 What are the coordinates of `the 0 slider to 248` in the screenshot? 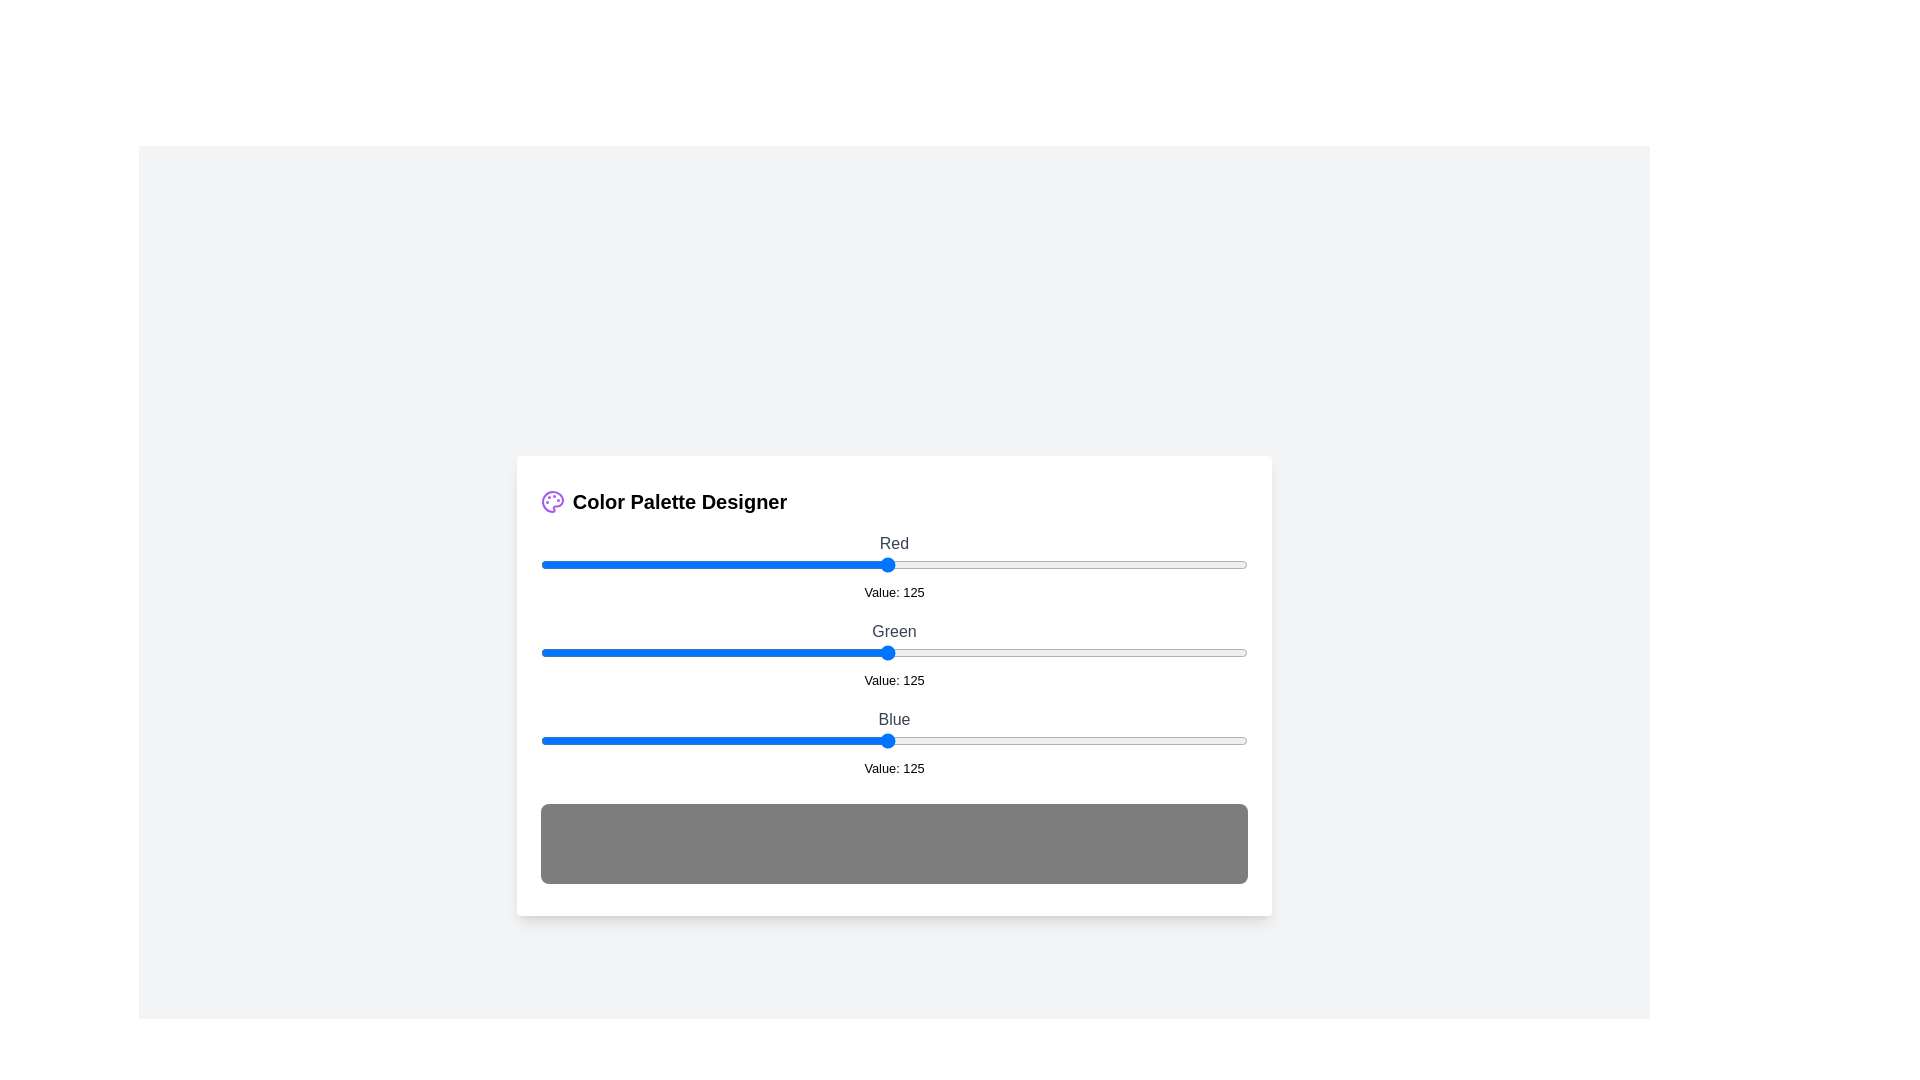 It's located at (1227, 564).